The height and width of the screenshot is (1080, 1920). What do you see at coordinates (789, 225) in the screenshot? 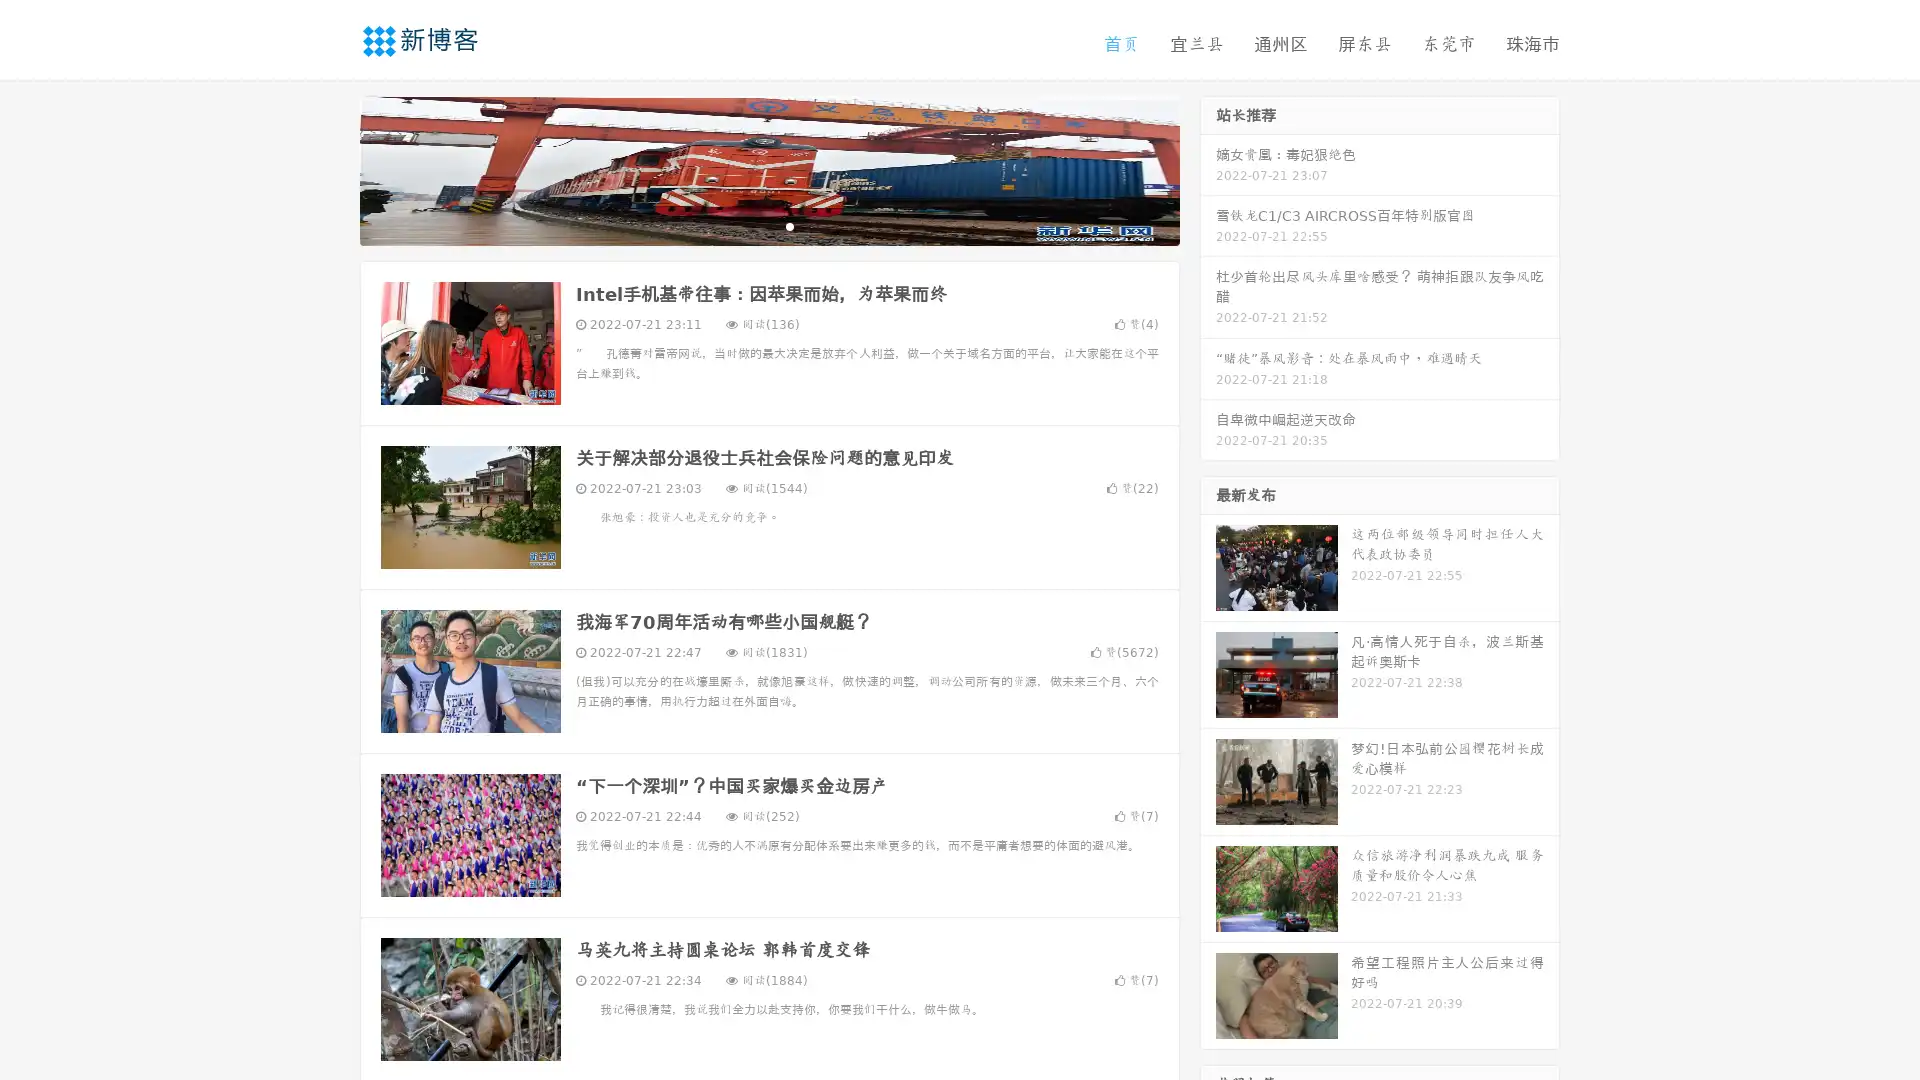
I see `Go to slide 3` at bounding box center [789, 225].